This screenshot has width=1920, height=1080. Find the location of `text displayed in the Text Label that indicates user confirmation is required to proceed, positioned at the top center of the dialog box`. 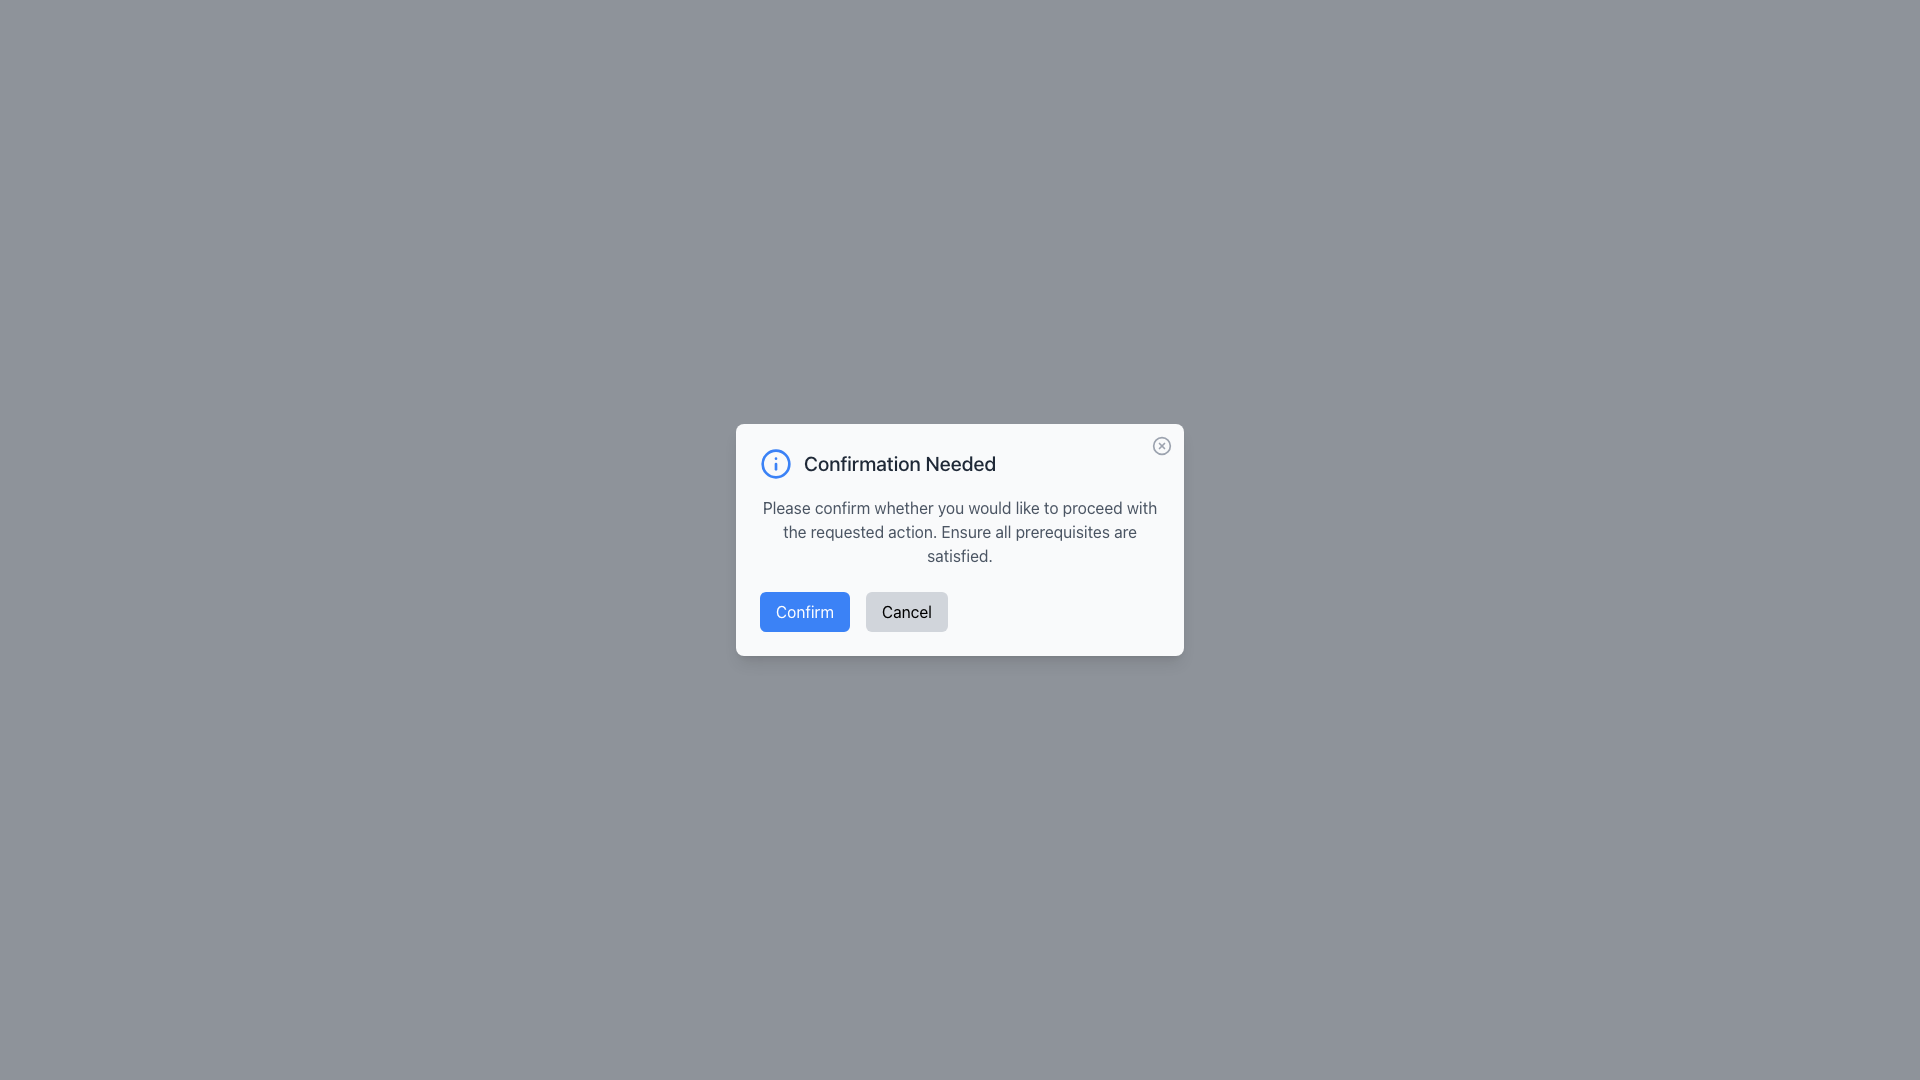

text displayed in the Text Label that indicates user confirmation is required to proceed, positioned at the top center of the dialog box is located at coordinates (899, 463).